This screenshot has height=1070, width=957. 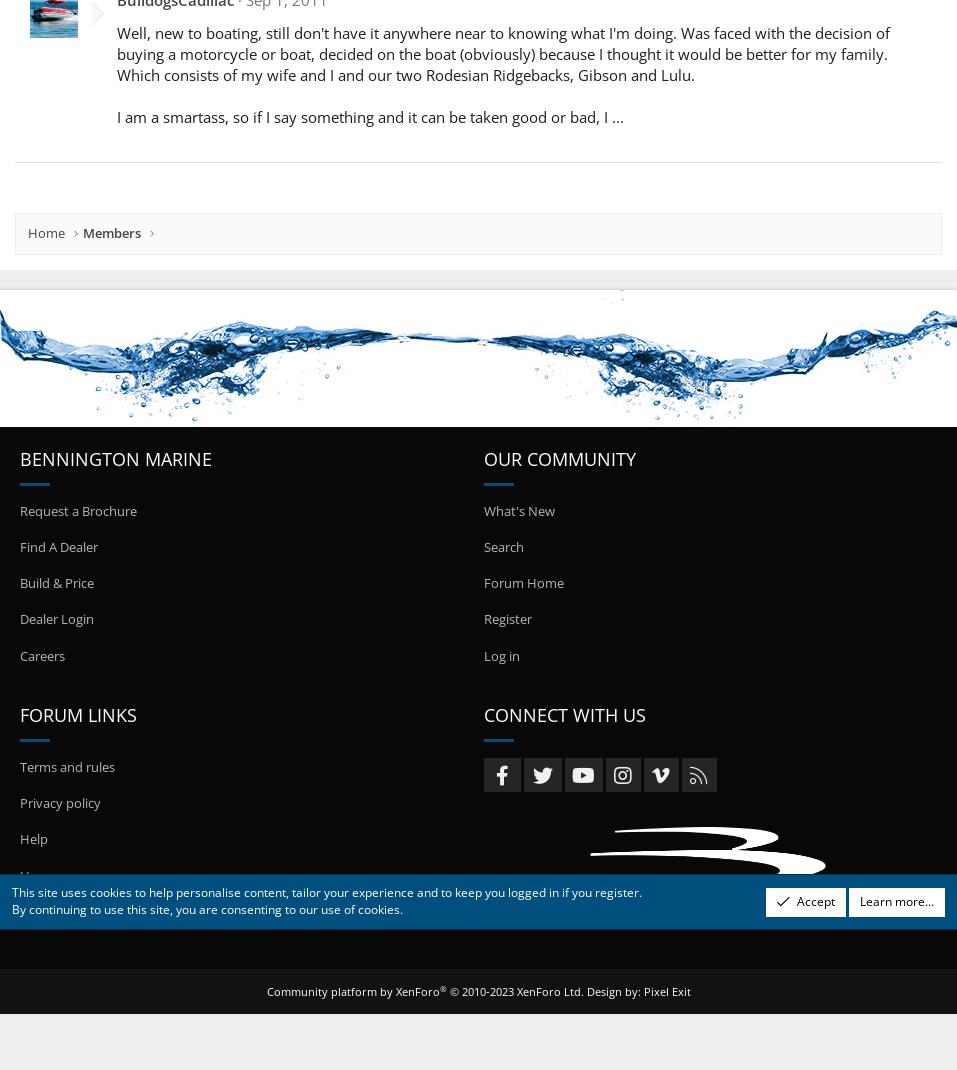 What do you see at coordinates (563, 713) in the screenshot?
I see `'Connect with us'` at bounding box center [563, 713].